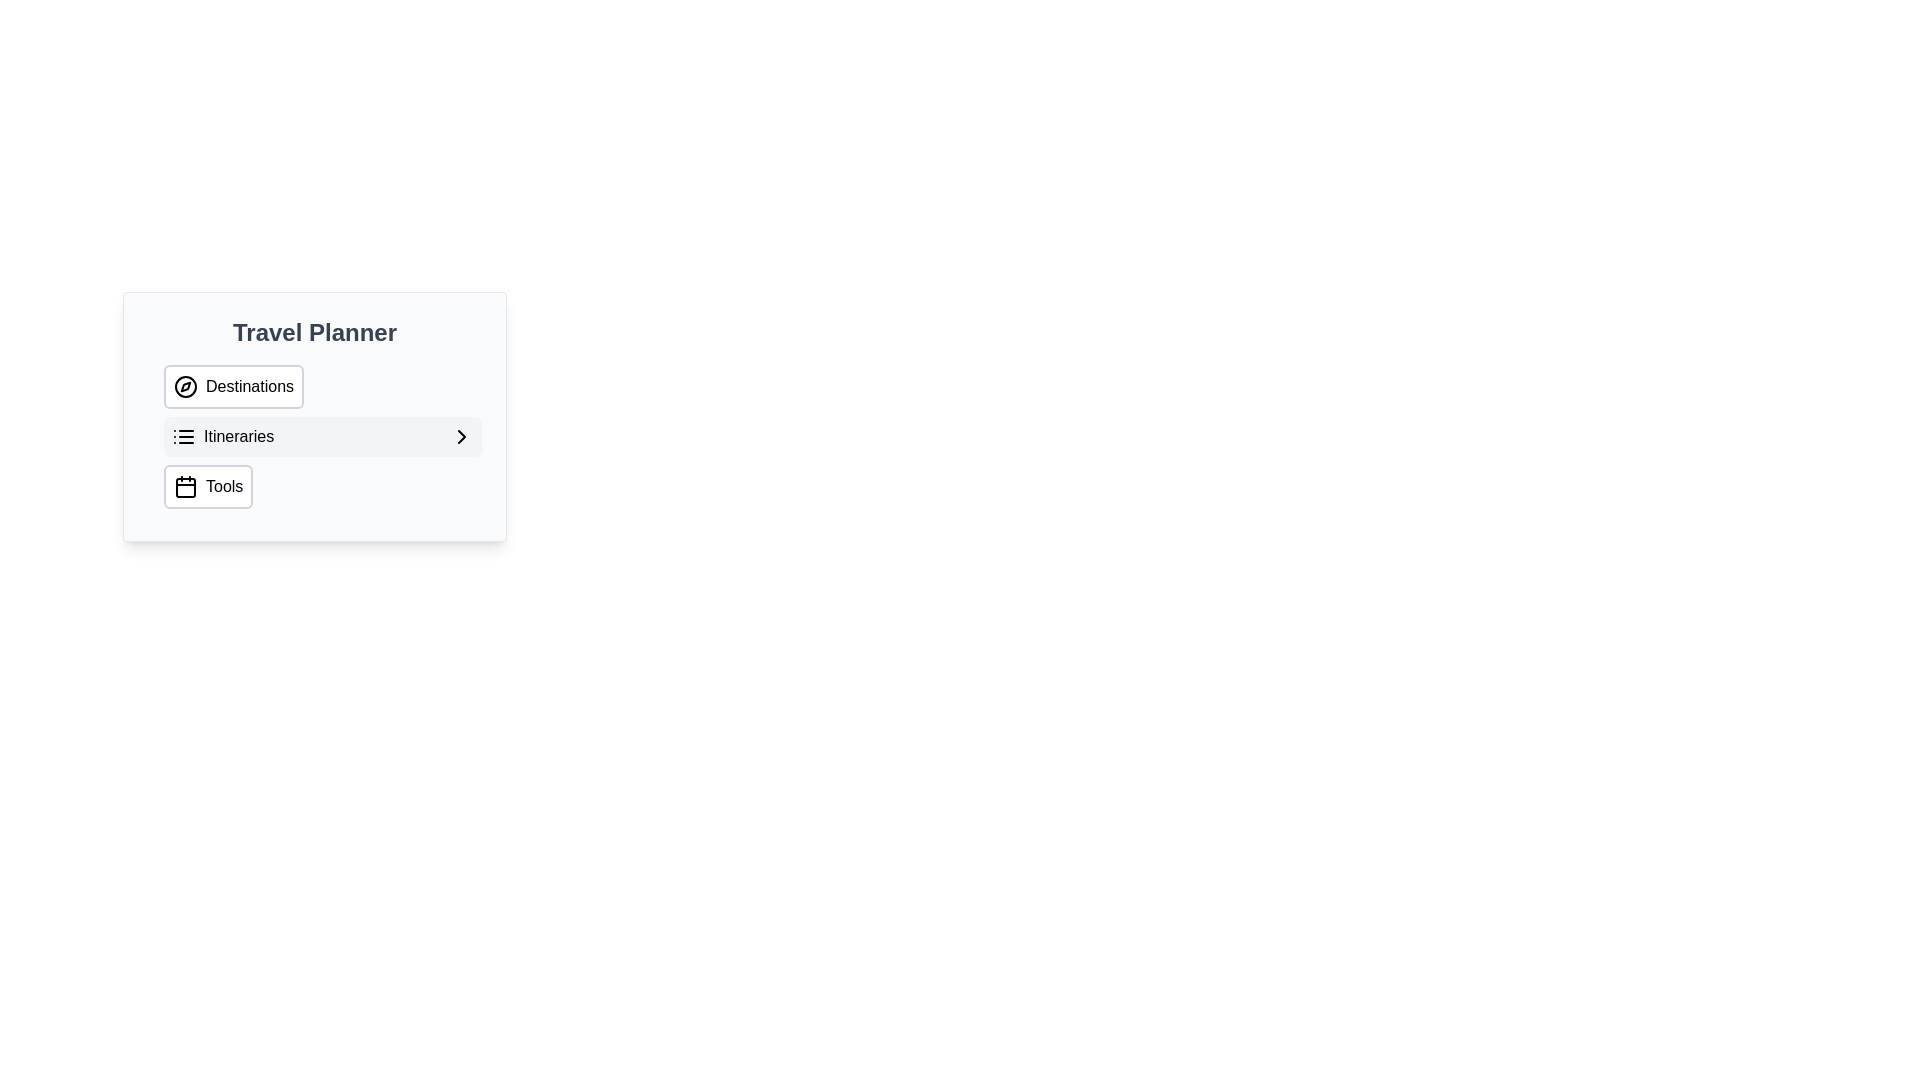 The width and height of the screenshot is (1920, 1080). What do you see at coordinates (186, 386) in the screenshot?
I see `the SVG circle representing 'Destinations' in the 'Travel Planner' card, which serves as a visual decoration for navigation` at bounding box center [186, 386].